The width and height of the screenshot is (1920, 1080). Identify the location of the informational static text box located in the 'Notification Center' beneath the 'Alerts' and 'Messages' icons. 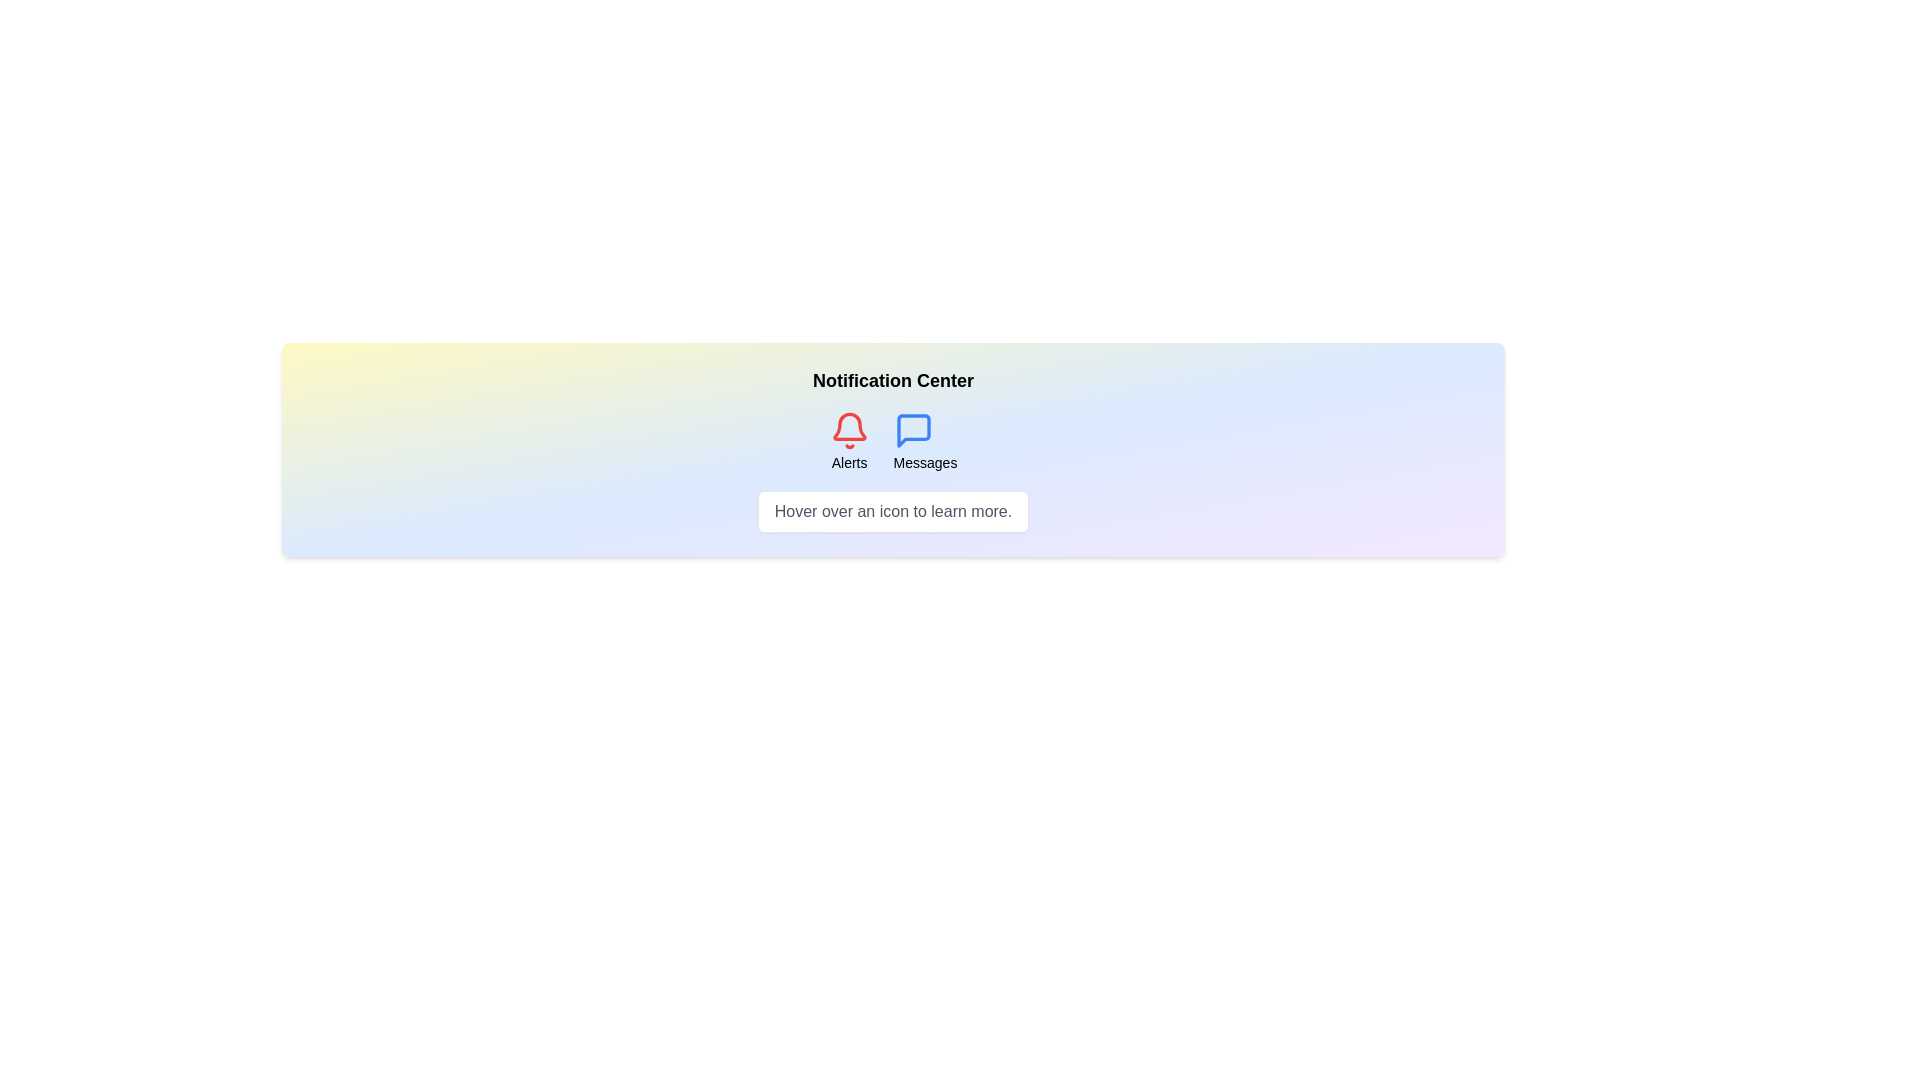
(892, 511).